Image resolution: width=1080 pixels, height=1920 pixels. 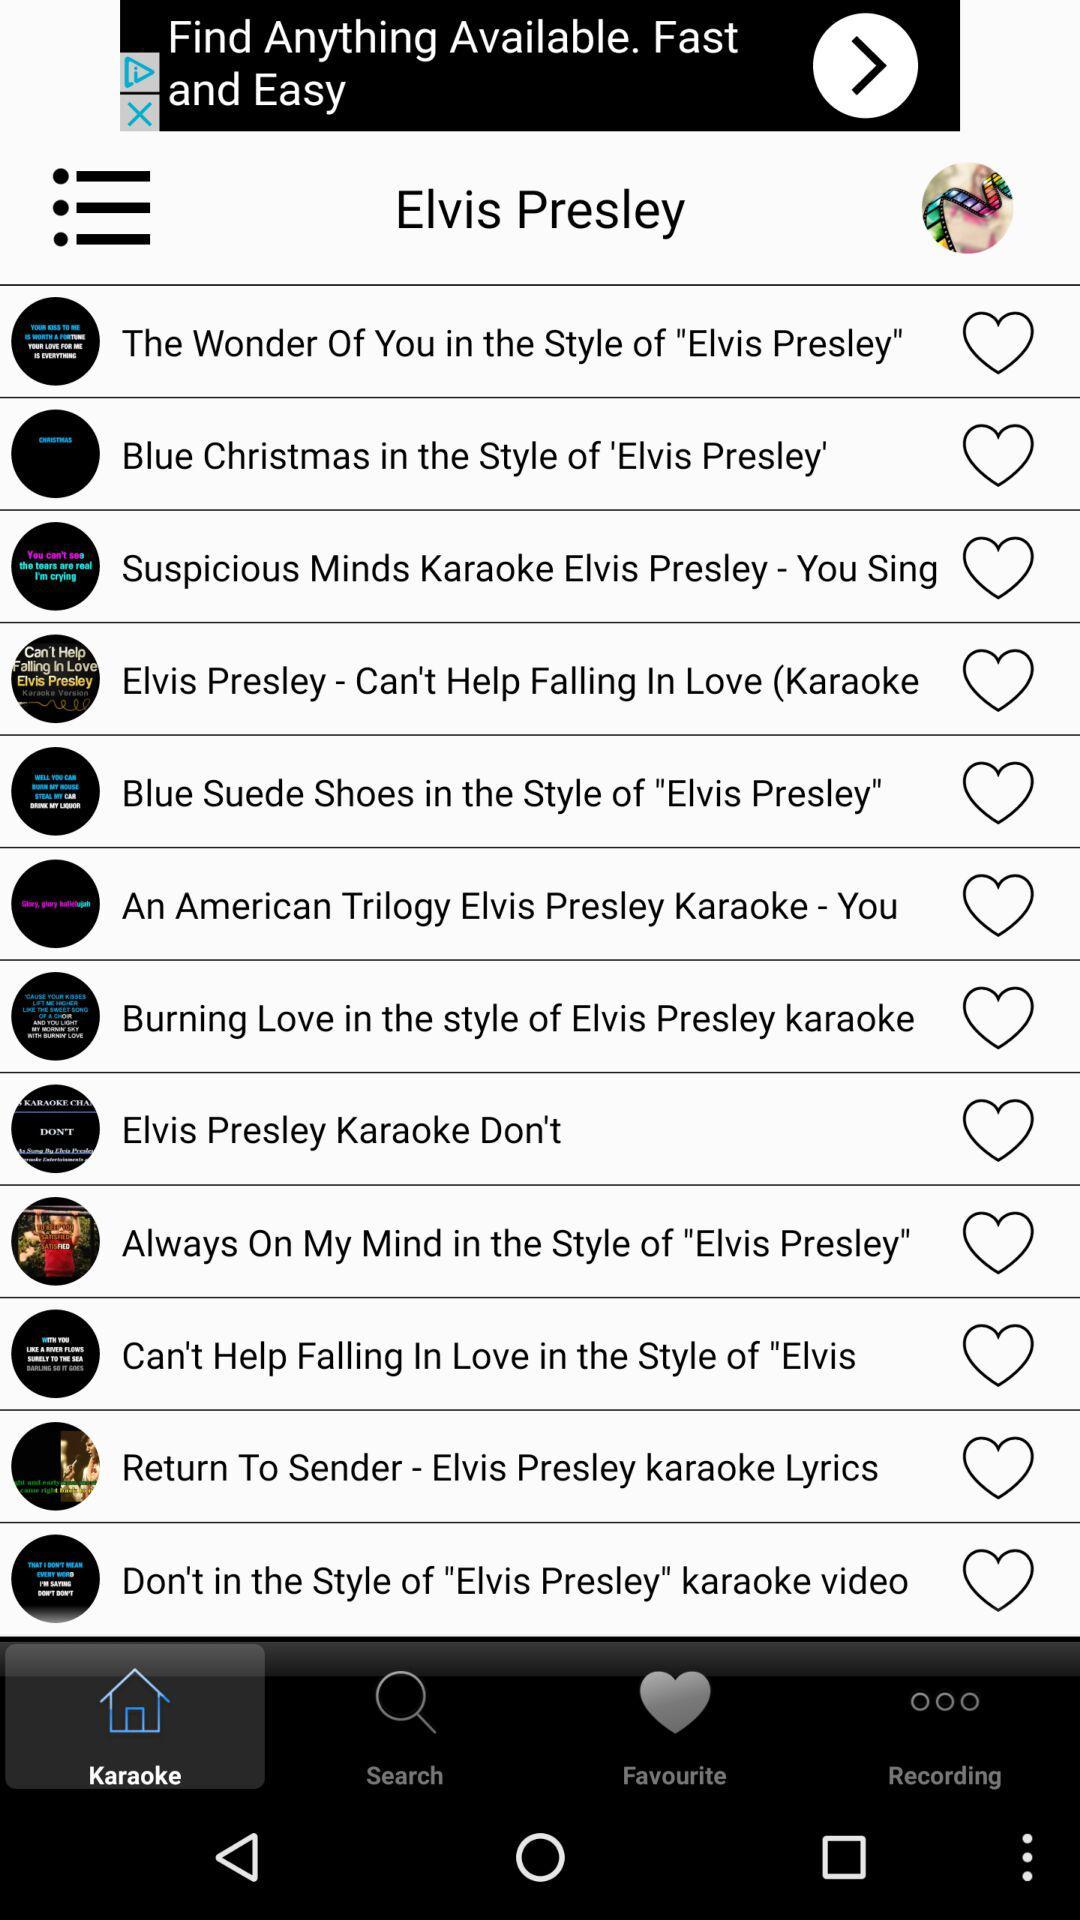 I want to click on song, so click(x=998, y=565).